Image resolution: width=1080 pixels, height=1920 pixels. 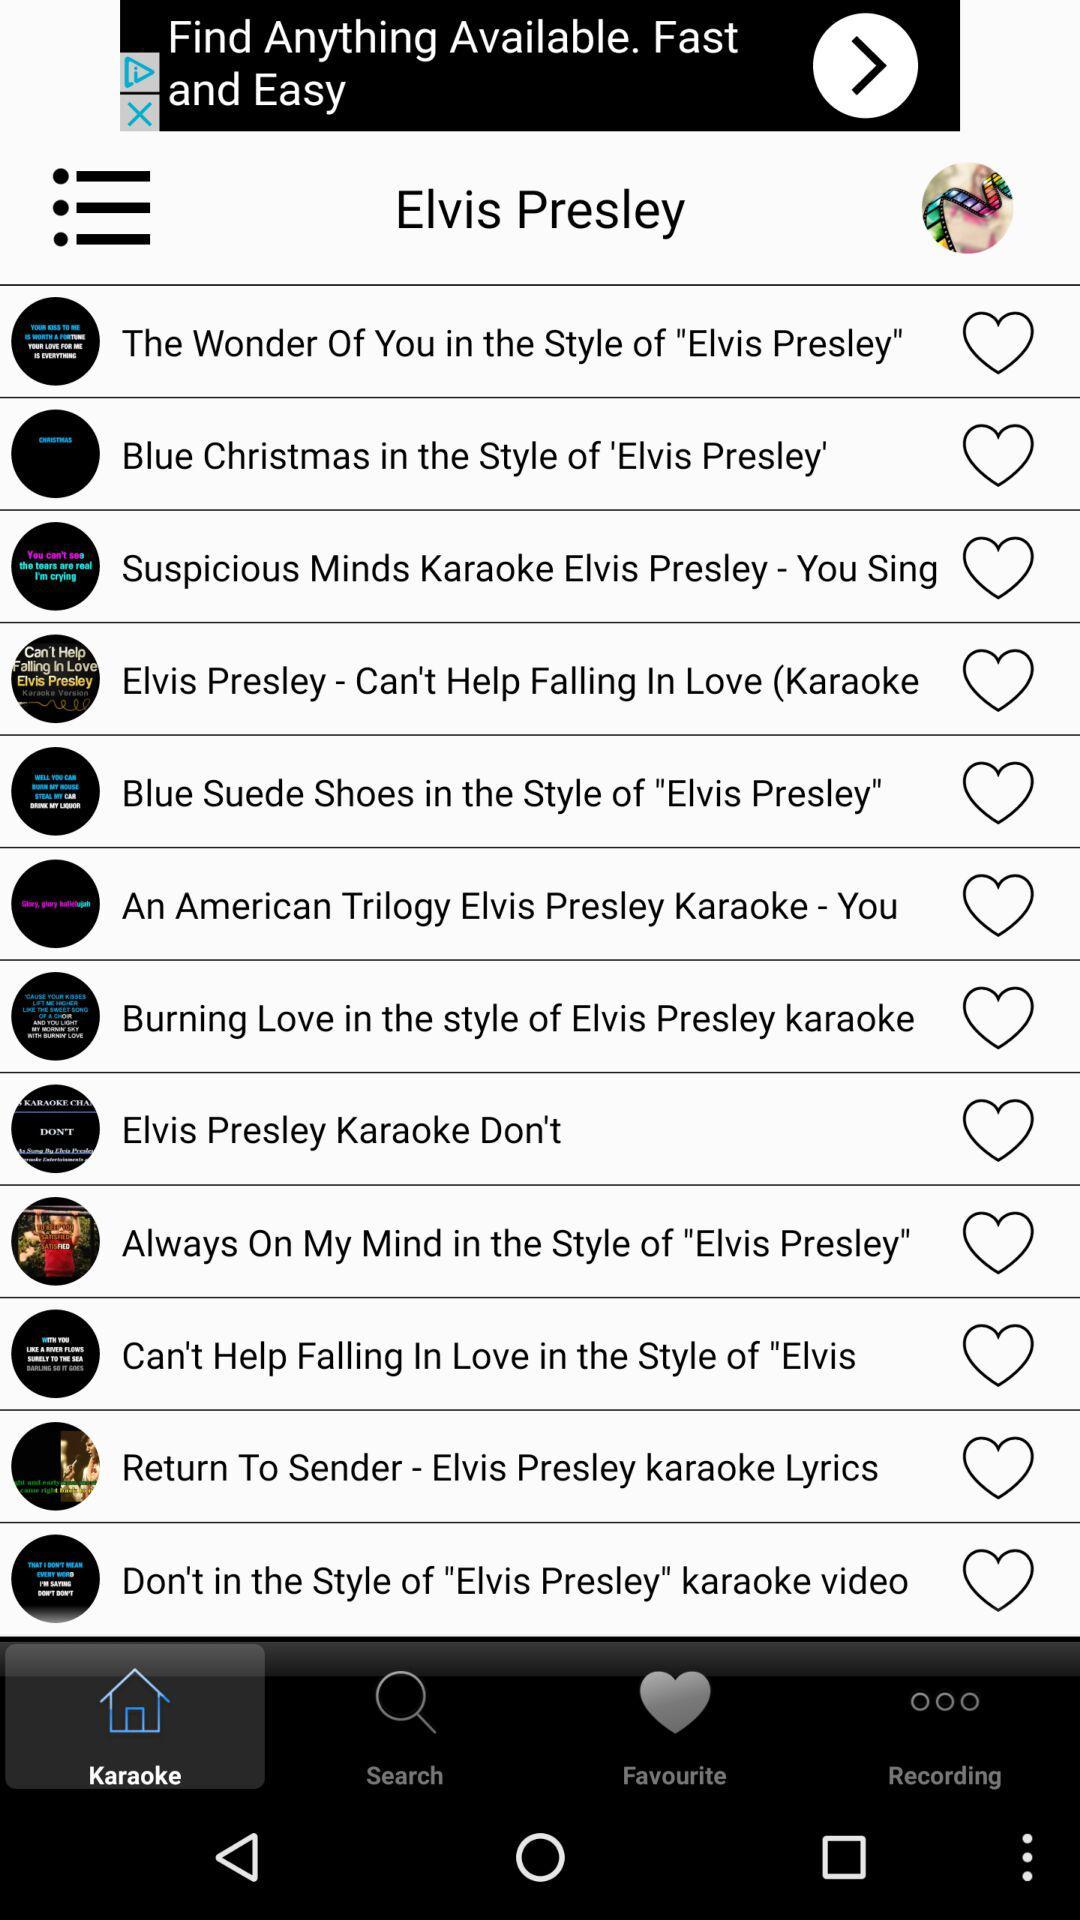 I want to click on song, so click(x=998, y=565).